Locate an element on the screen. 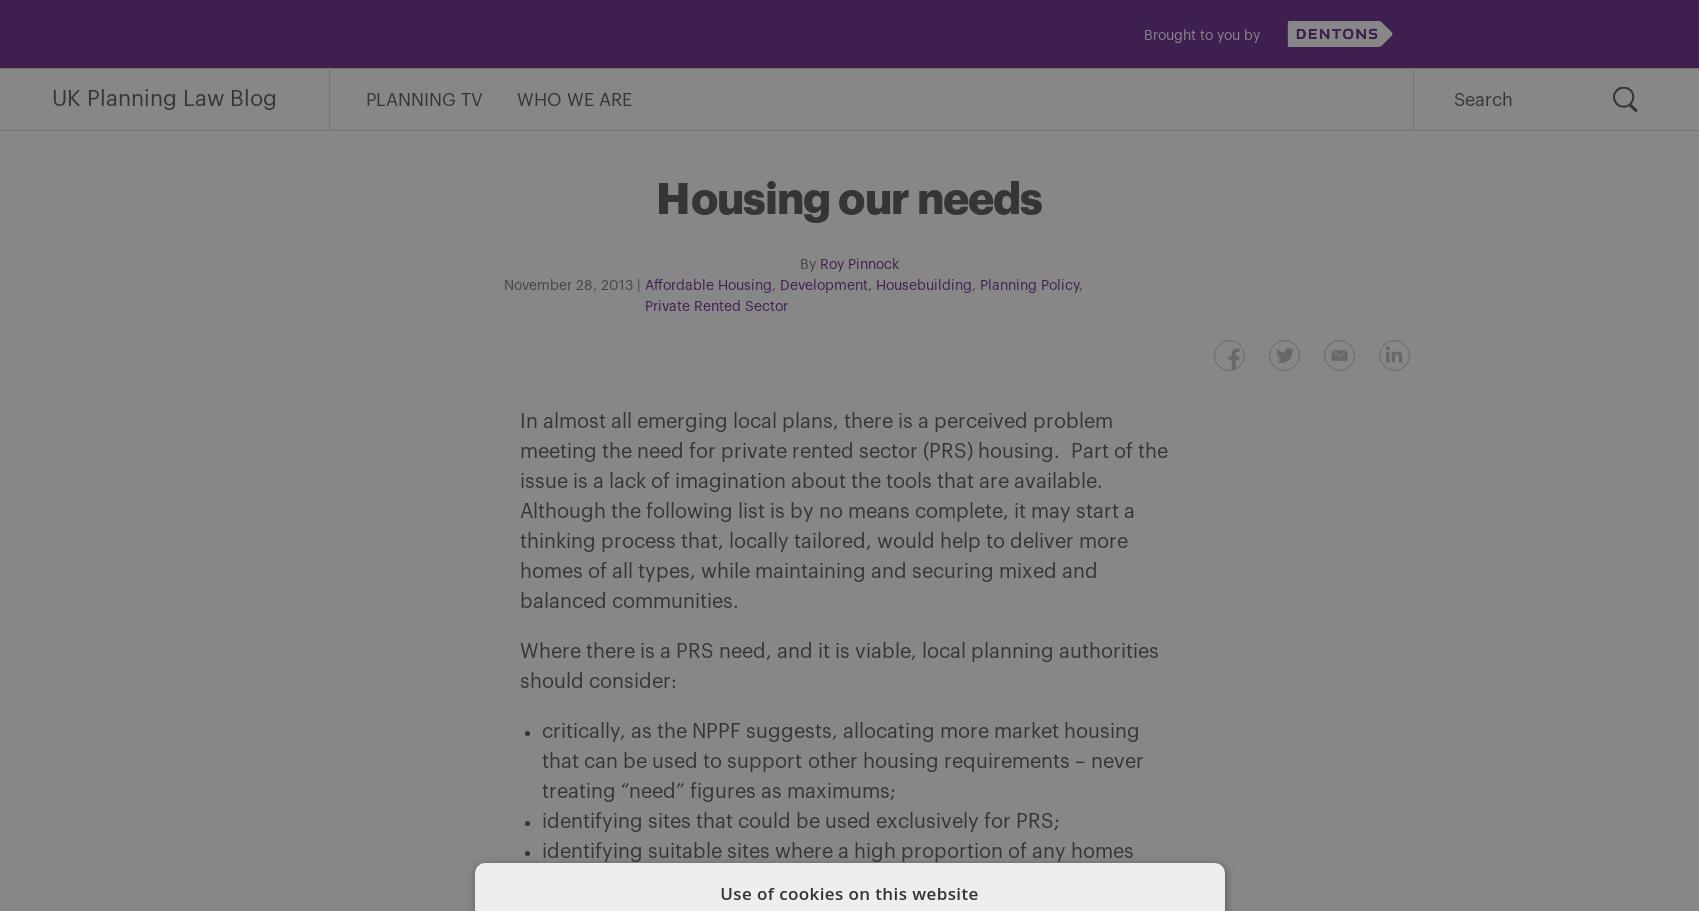 Image resolution: width=1699 pixels, height=911 pixels. 'Private Rented Sector' is located at coordinates (715, 307).